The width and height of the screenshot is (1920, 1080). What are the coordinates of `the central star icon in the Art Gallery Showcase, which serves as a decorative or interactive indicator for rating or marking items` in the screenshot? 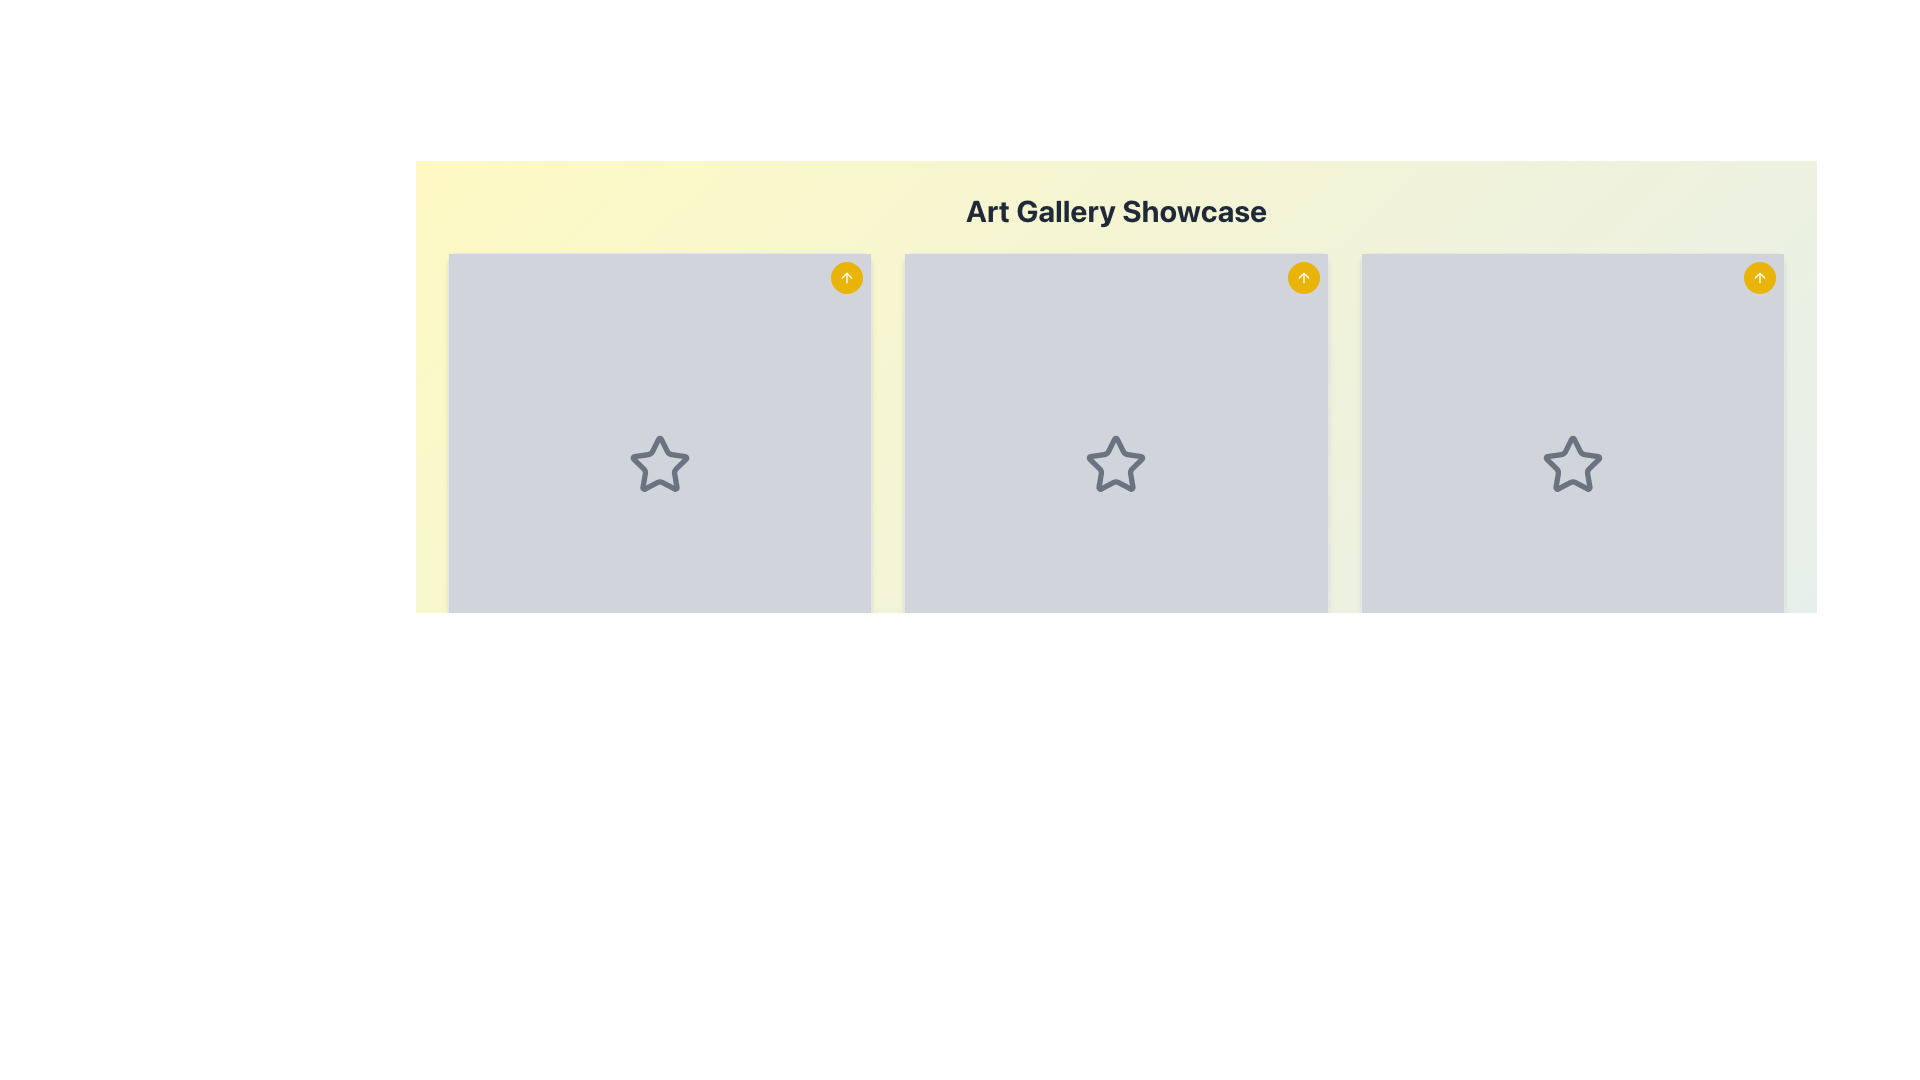 It's located at (1115, 462).